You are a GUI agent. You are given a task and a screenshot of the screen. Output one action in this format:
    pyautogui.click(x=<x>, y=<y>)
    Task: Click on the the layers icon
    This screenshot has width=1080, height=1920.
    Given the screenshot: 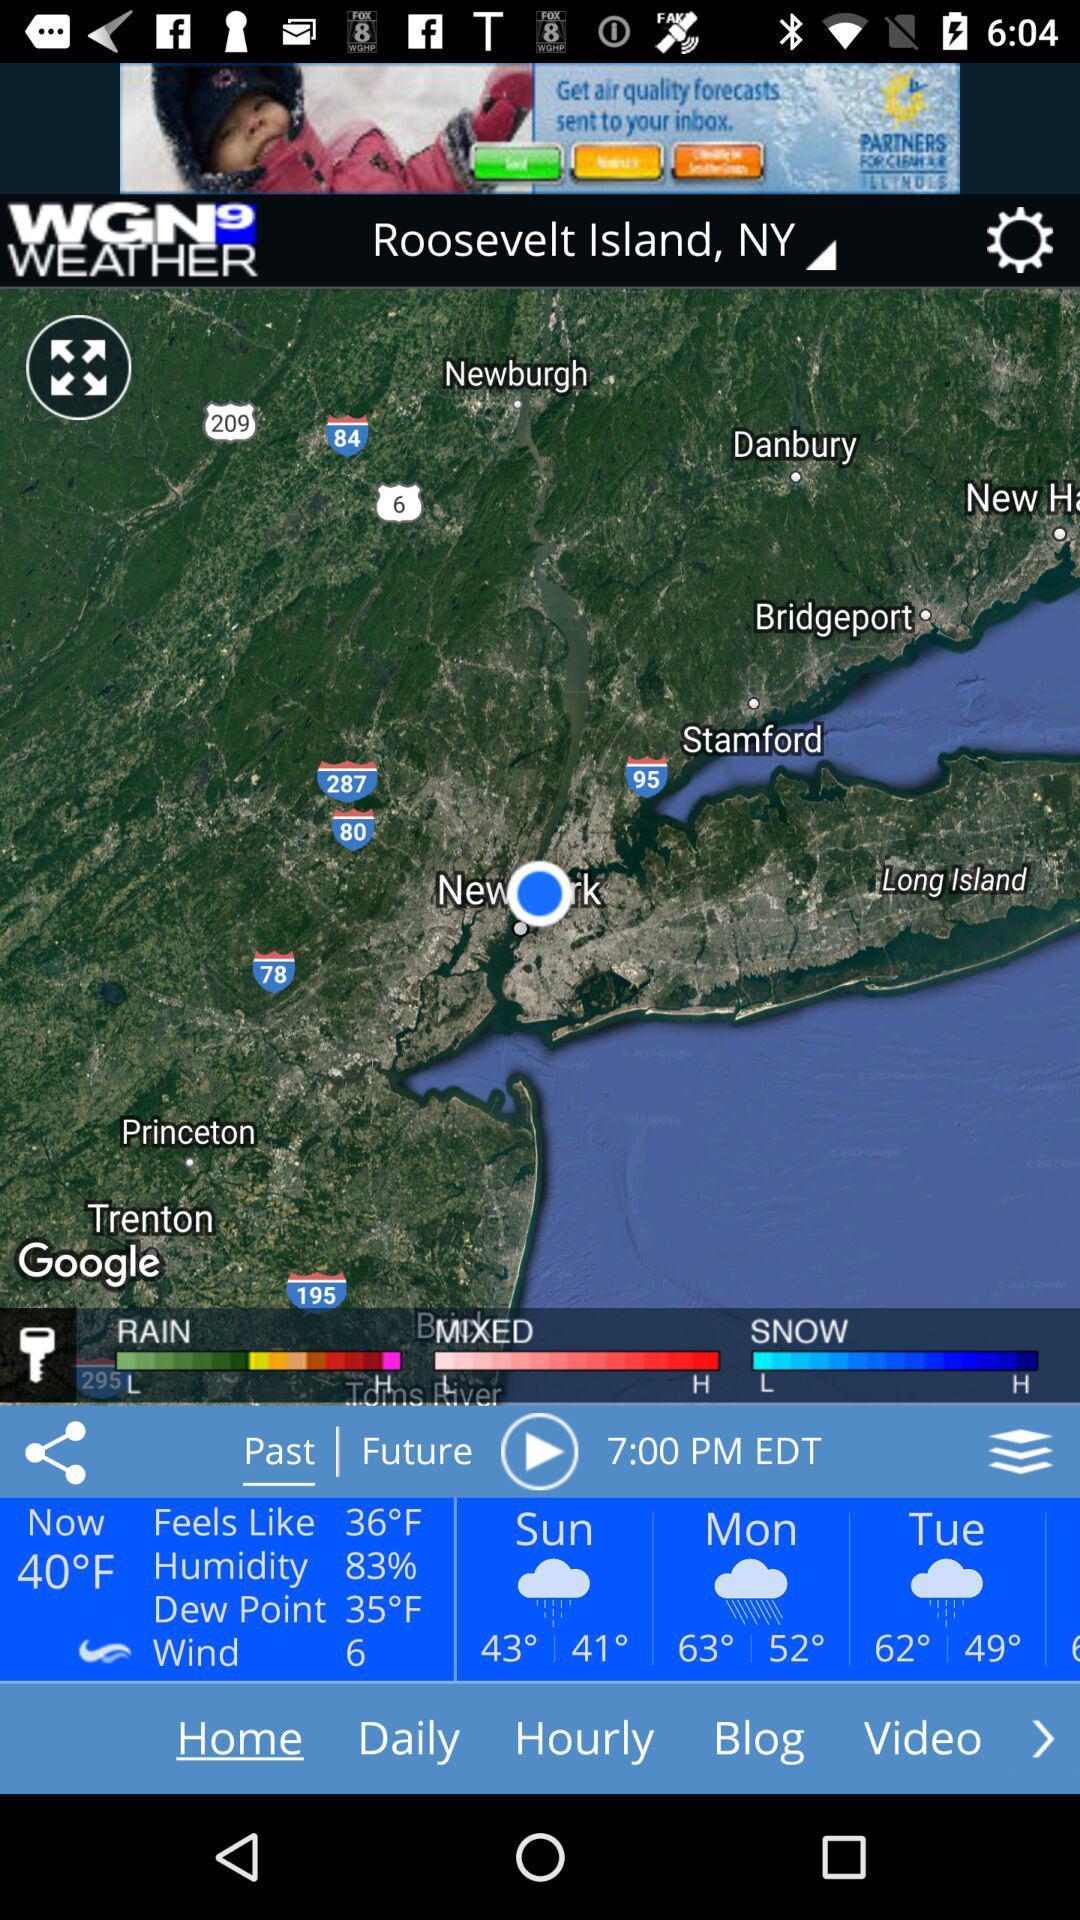 What is the action you would take?
    pyautogui.click(x=1020, y=1451)
    